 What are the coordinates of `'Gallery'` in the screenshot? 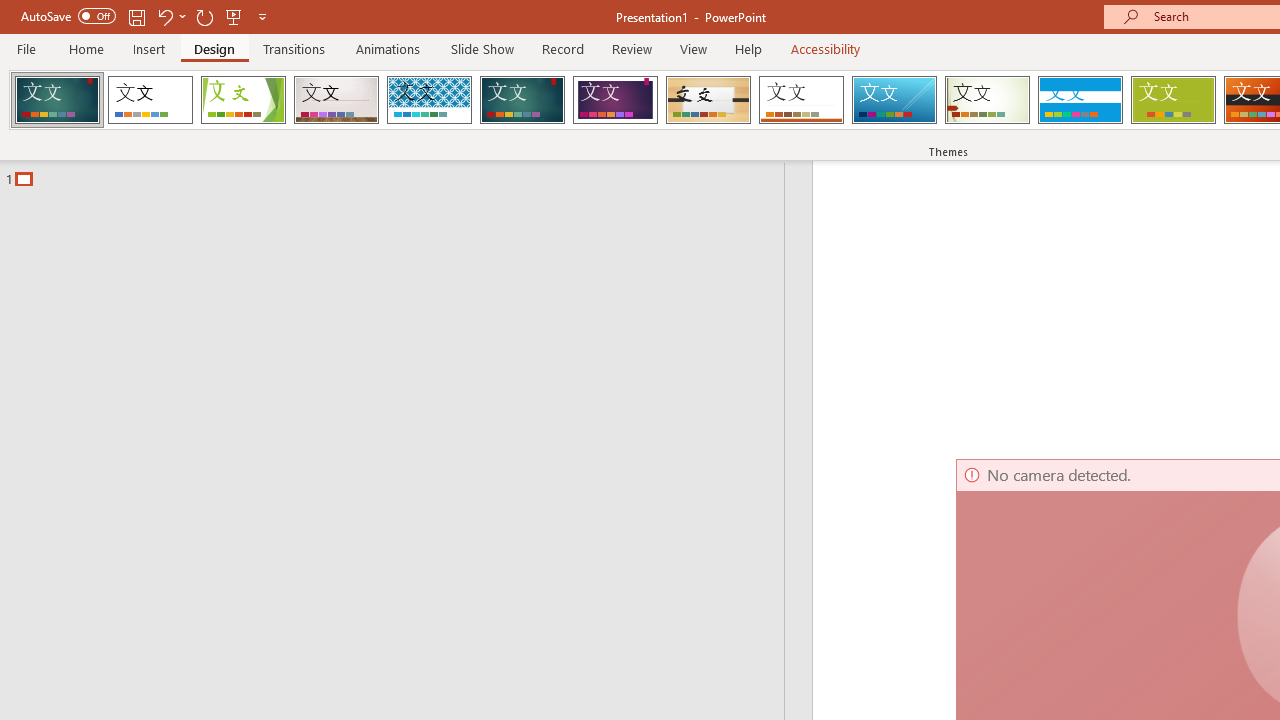 It's located at (336, 100).